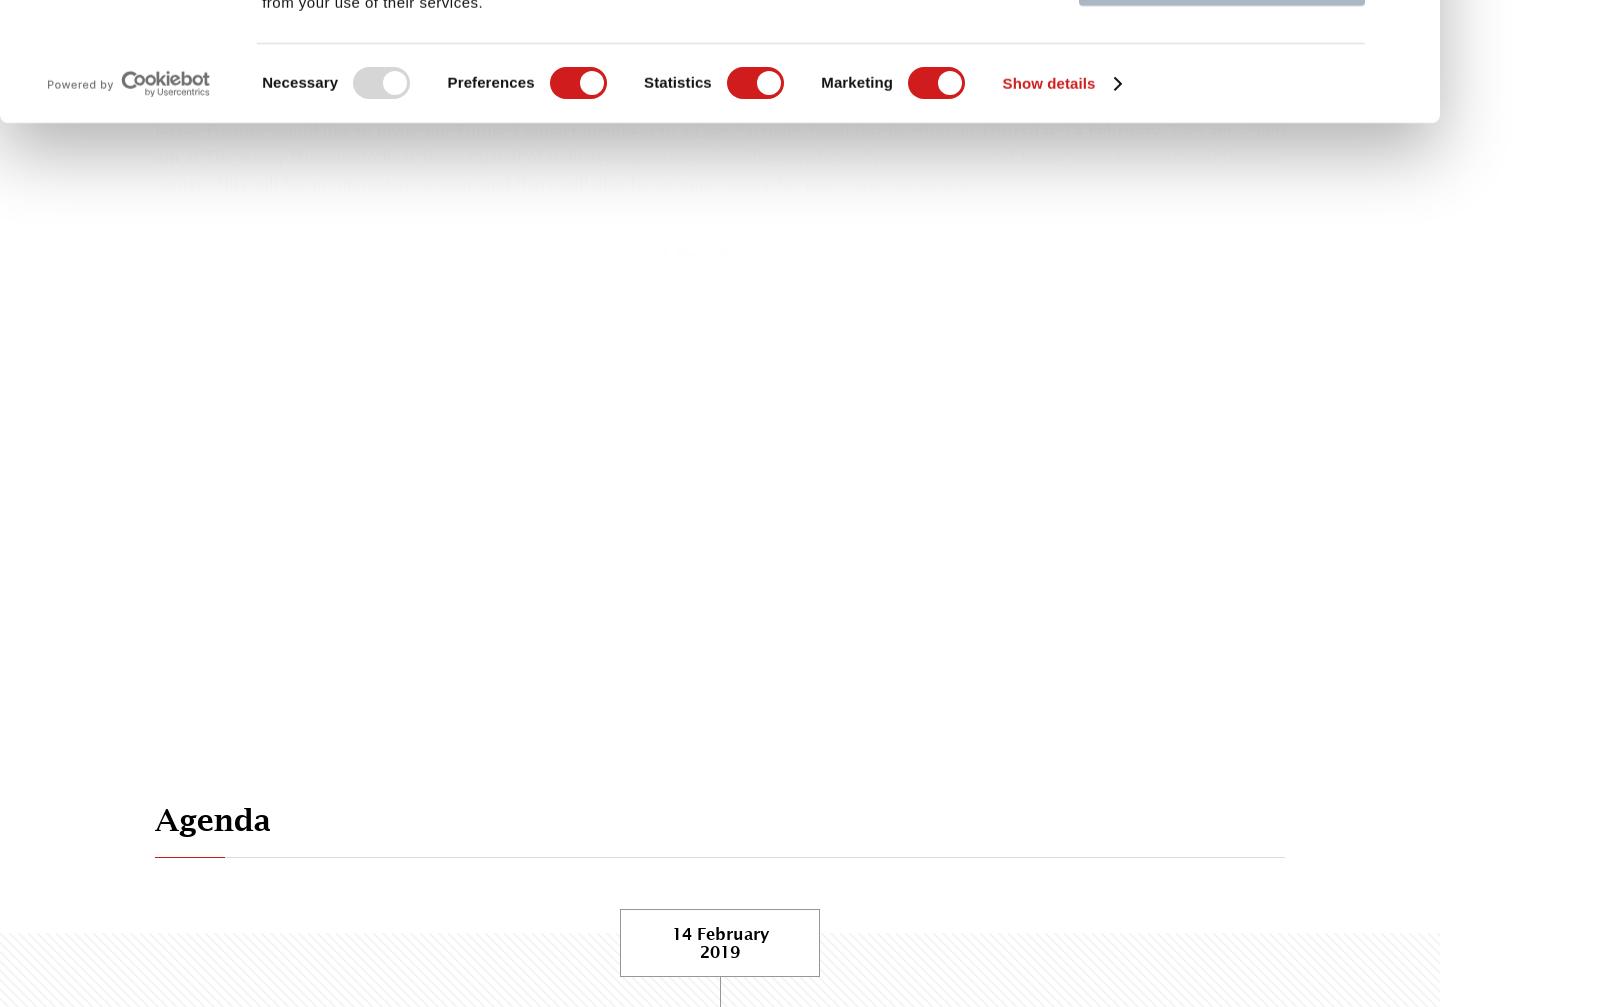 The image size is (1605, 1007). What do you see at coordinates (685, 253) in the screenshot?
I see `'Yes'` at bounding box center [685, 253].